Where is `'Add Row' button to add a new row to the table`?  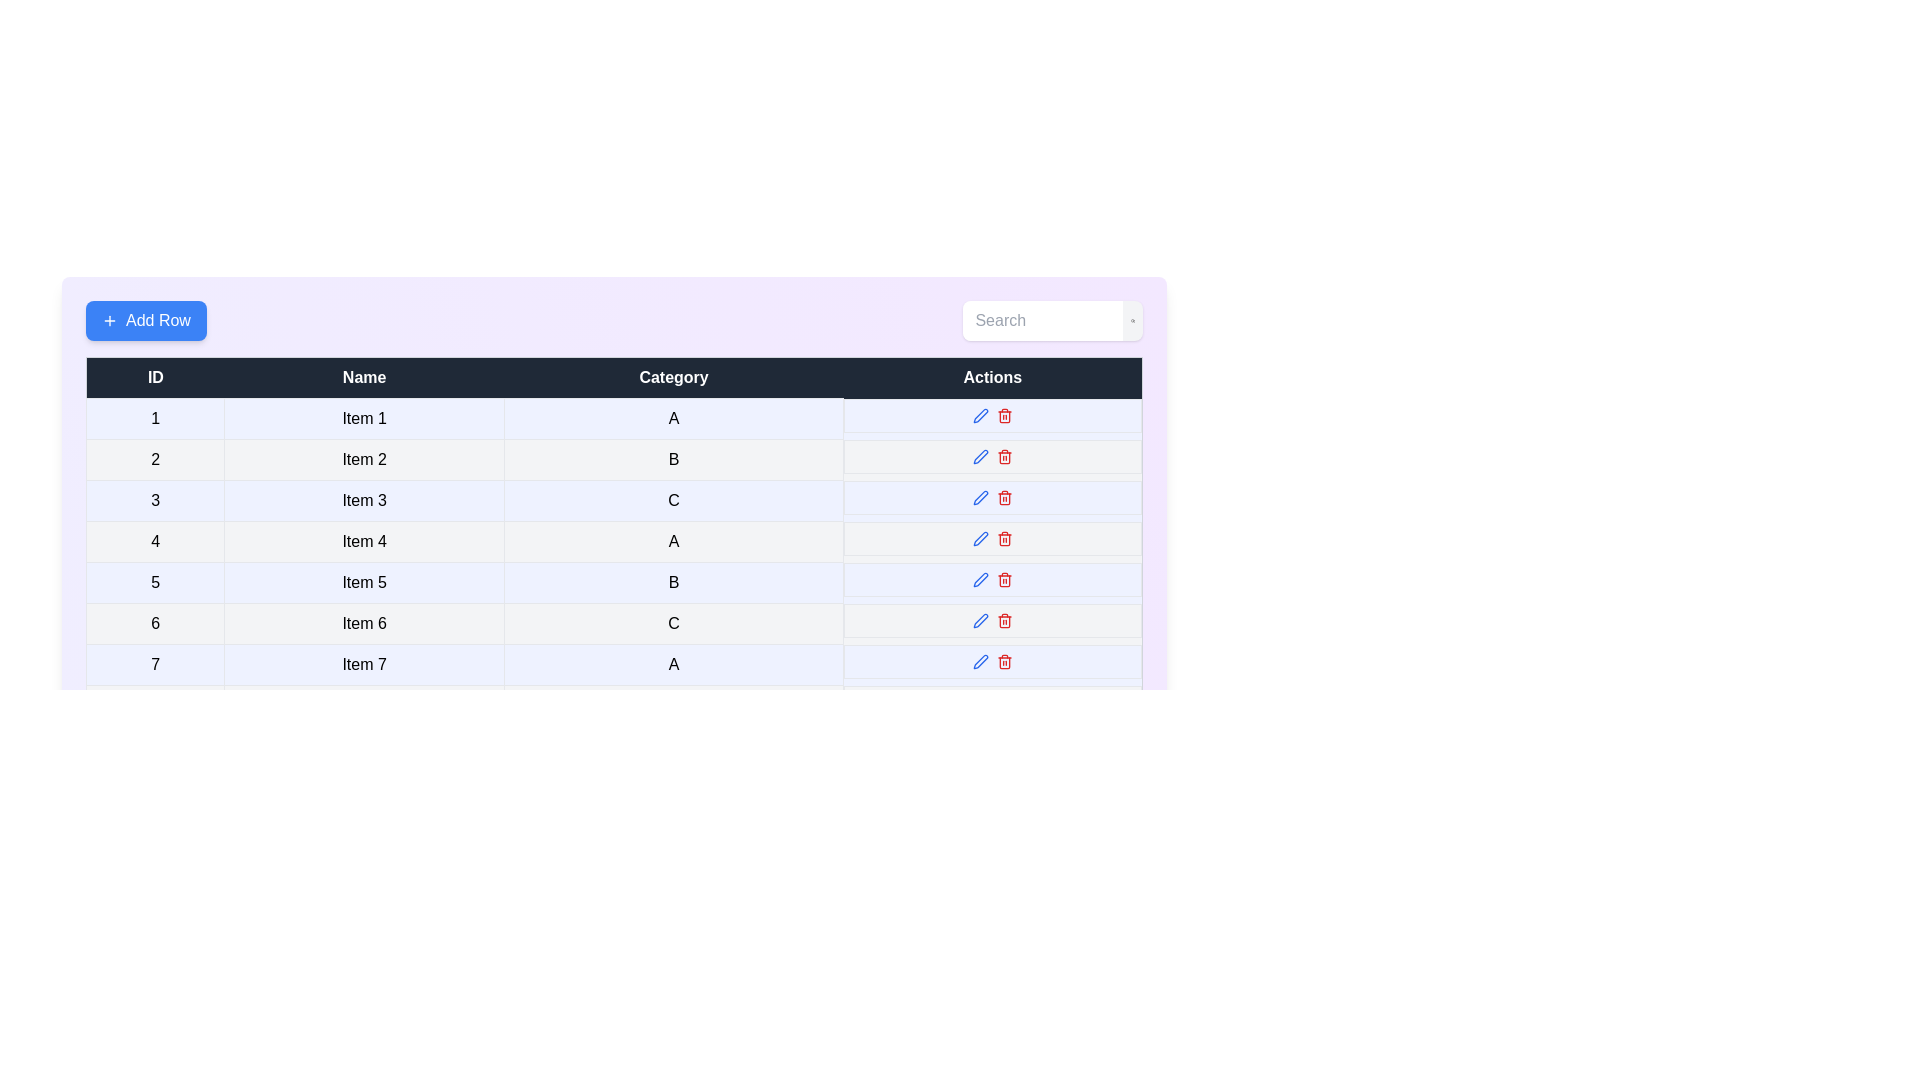
'Add Row' button to add a new row to the table is located at coordinates (144, 319).